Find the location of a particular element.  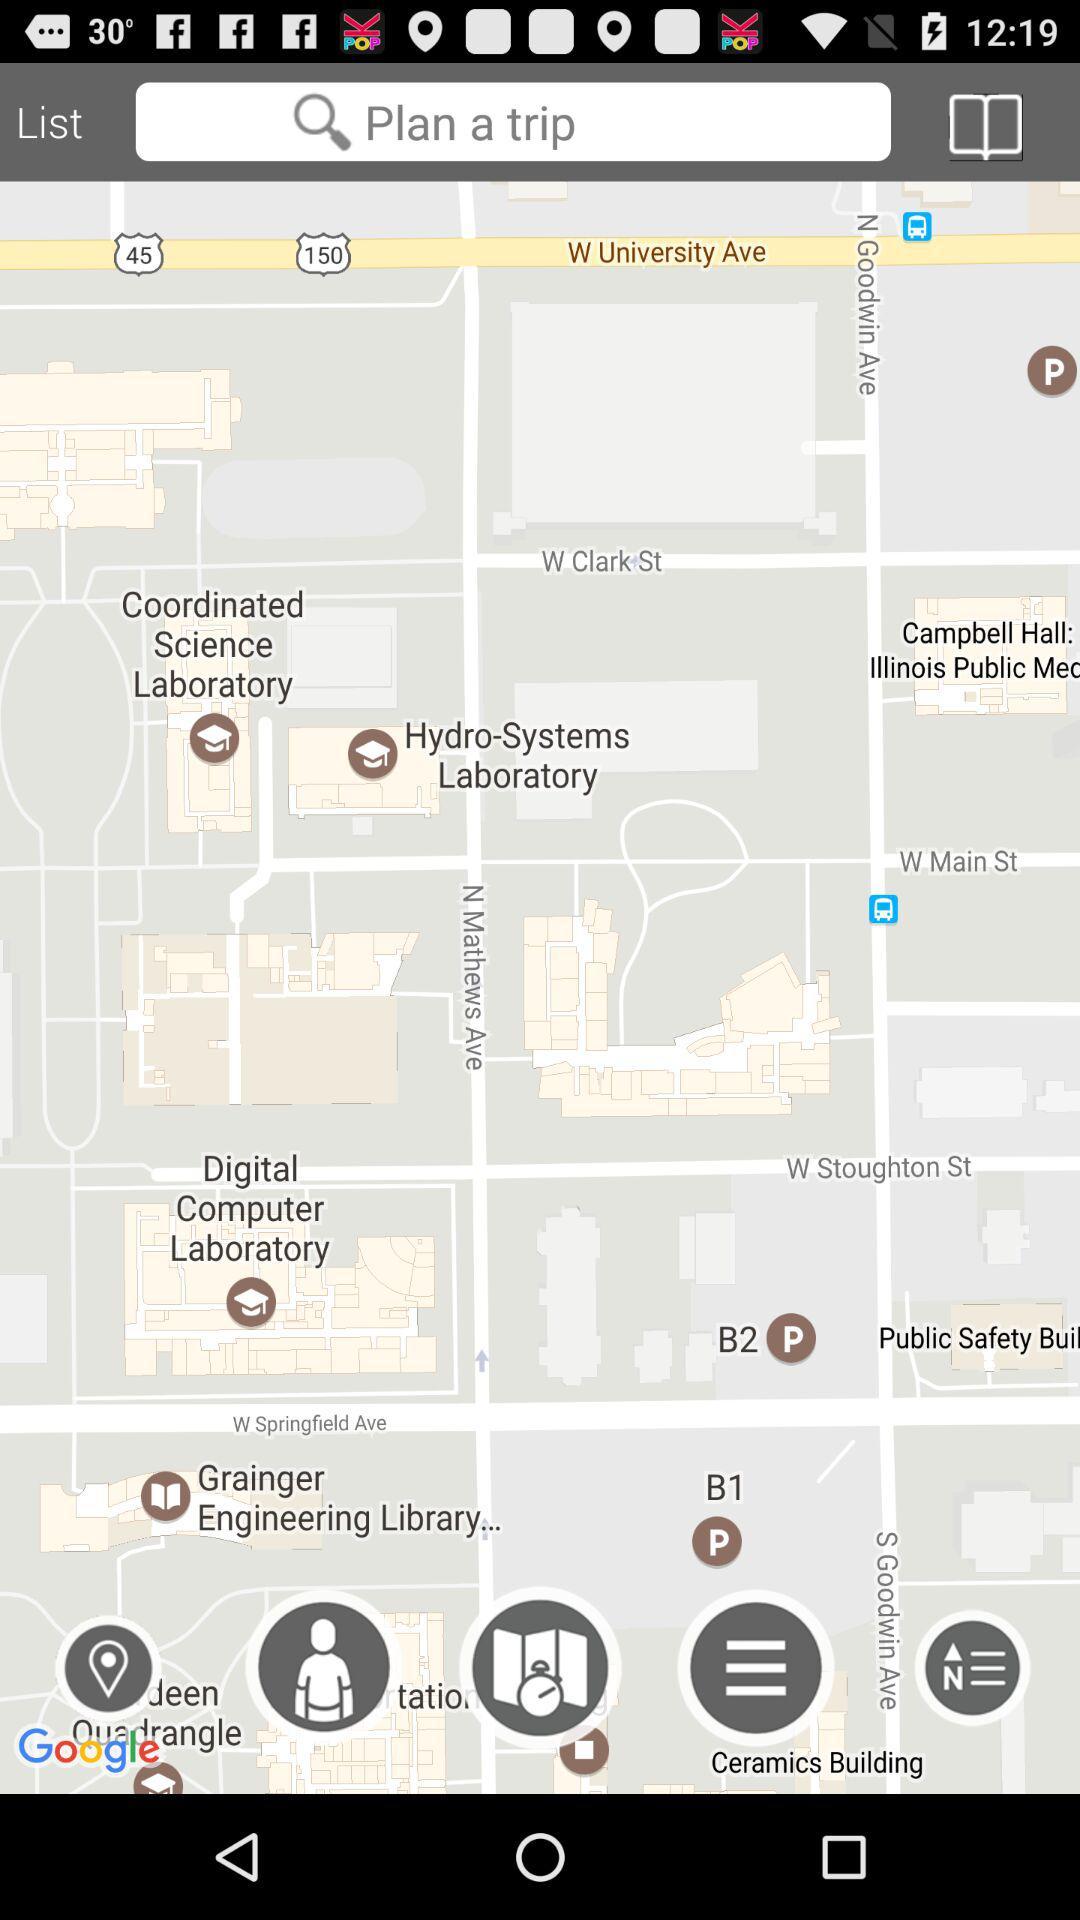

the app at the top left corner is located at coordinates (66, 121).